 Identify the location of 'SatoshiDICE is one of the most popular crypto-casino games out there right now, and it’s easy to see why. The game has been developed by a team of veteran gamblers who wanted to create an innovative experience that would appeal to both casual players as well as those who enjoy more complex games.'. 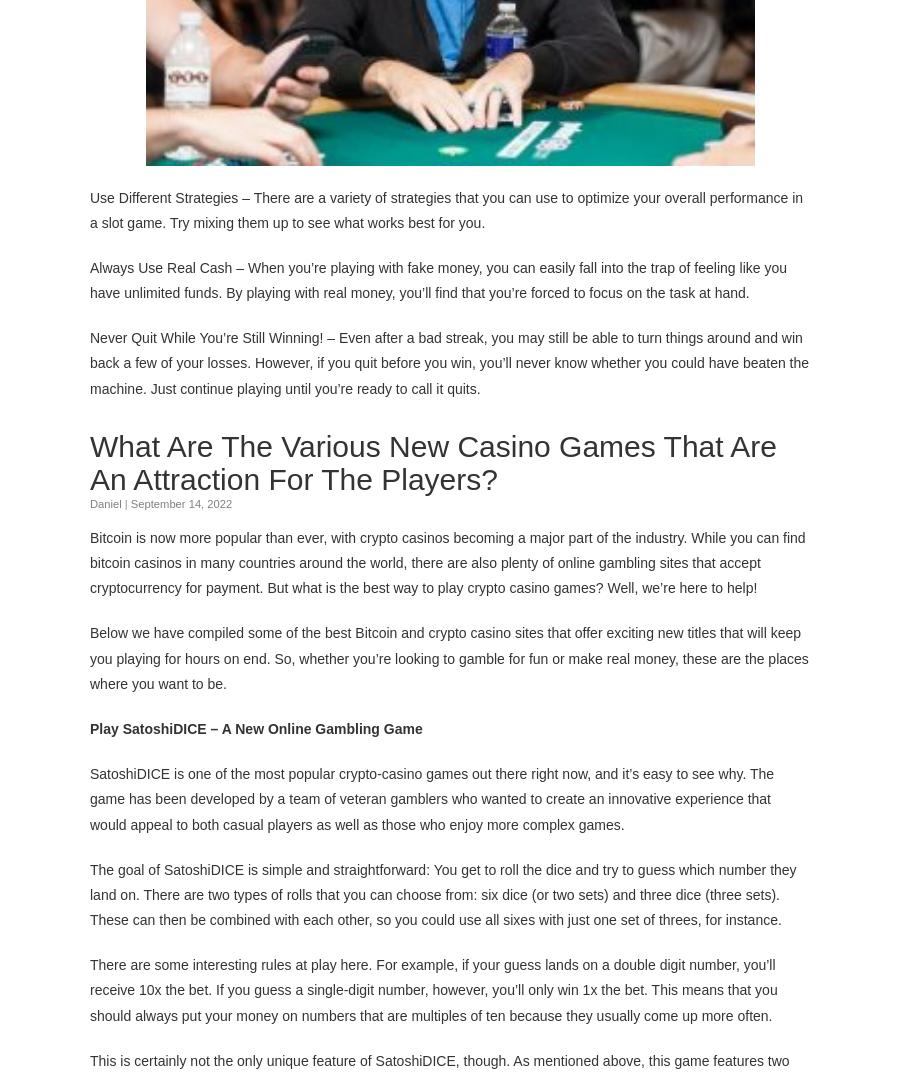
(89, 796).